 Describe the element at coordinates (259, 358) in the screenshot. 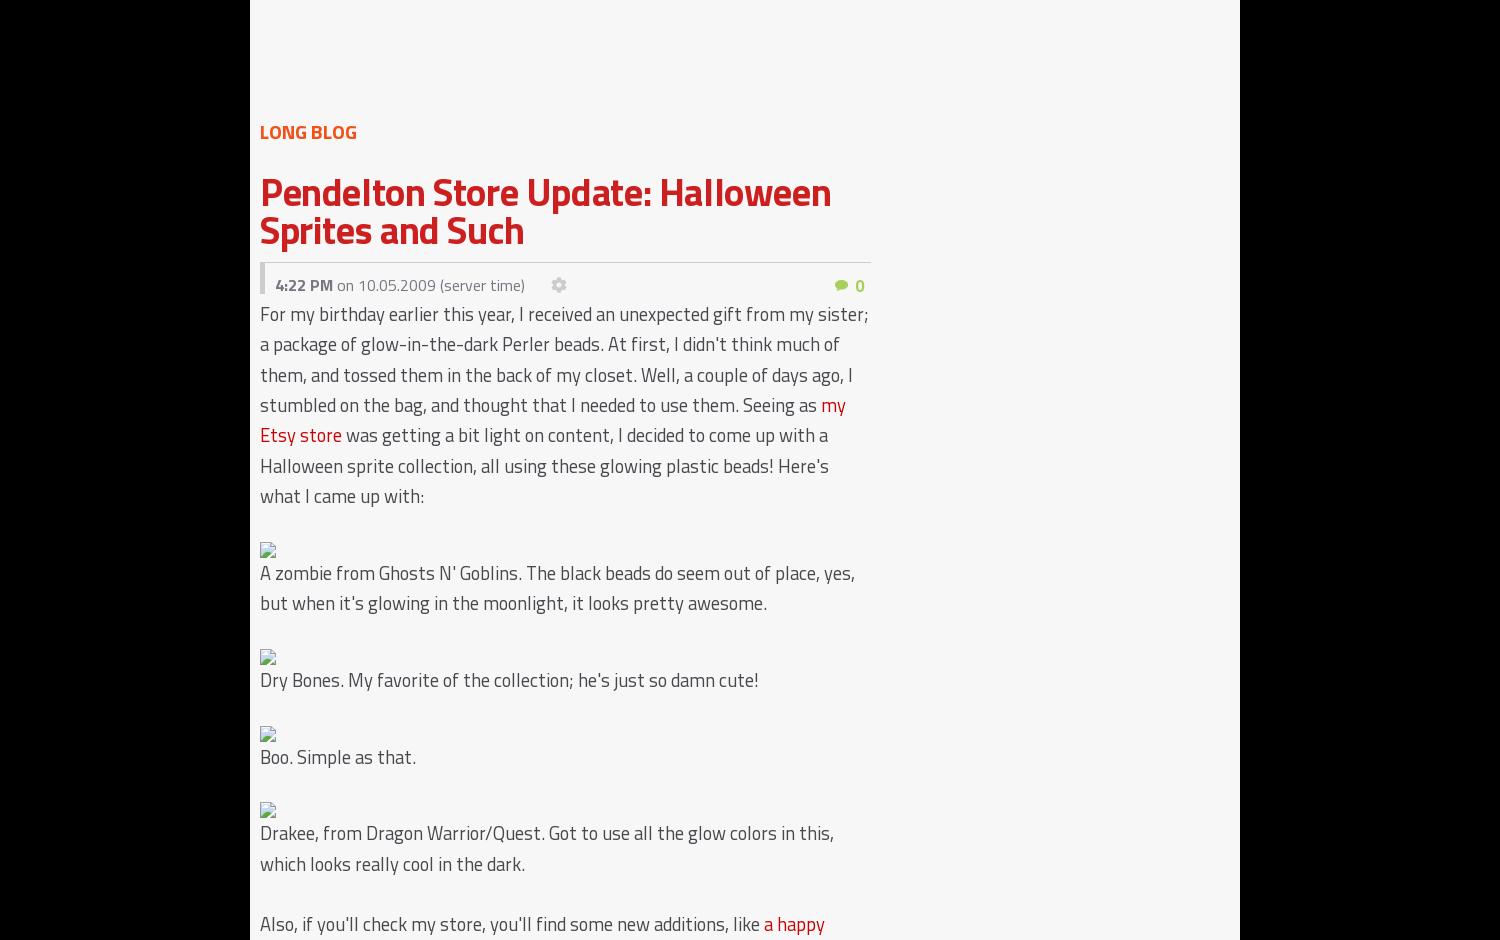

I see `'For my birthday earlier this year, I received an unexpected gift from my sister; a package of glow-in-the-dark Perler beads. At first, I didn't think much of them, and tossed them in the back of my closet. Well, a couple of days ago, I stumbled on the bag, and thought that I needed to use them. Seeing as'` at that location.